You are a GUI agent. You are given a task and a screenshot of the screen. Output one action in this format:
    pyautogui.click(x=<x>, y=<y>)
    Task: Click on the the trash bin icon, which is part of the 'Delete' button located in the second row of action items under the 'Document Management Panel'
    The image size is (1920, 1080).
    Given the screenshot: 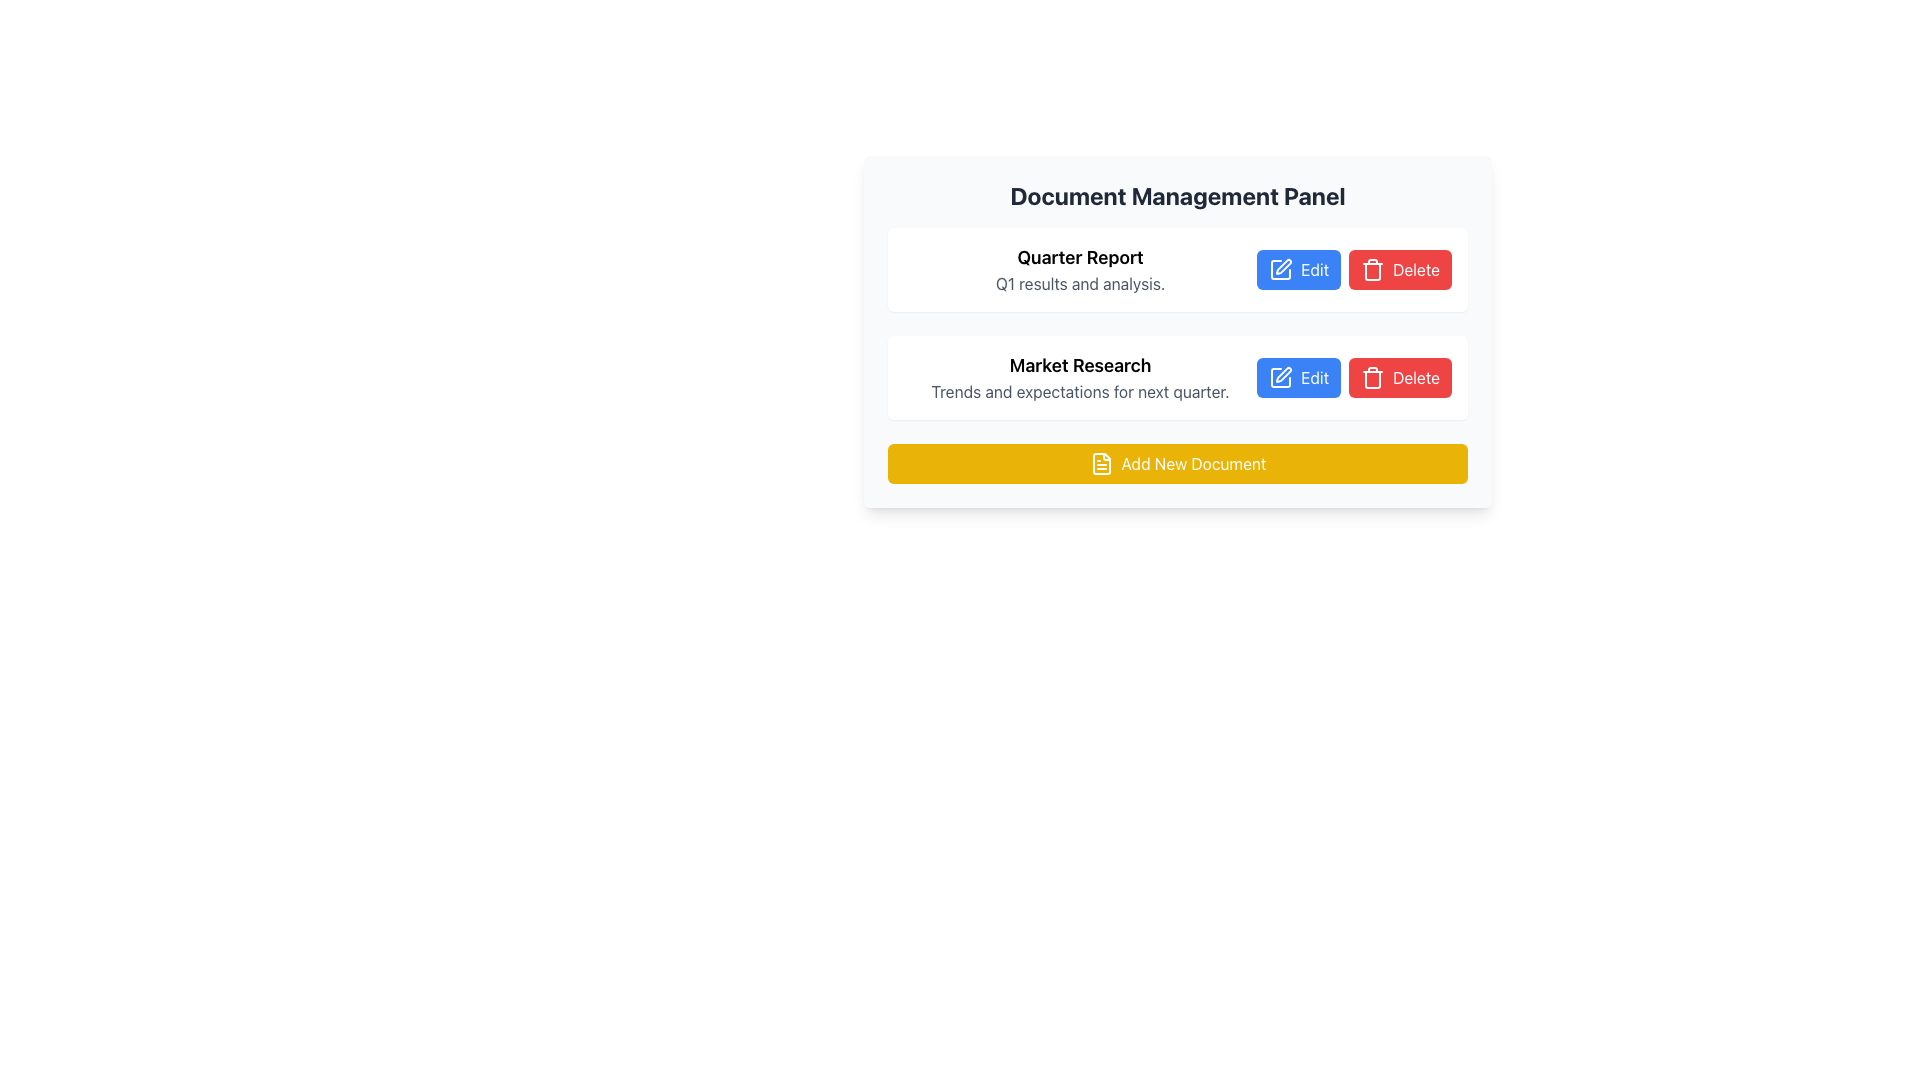 What is the action you would take?
    pyautogui.click(x=1371, y=270)
    